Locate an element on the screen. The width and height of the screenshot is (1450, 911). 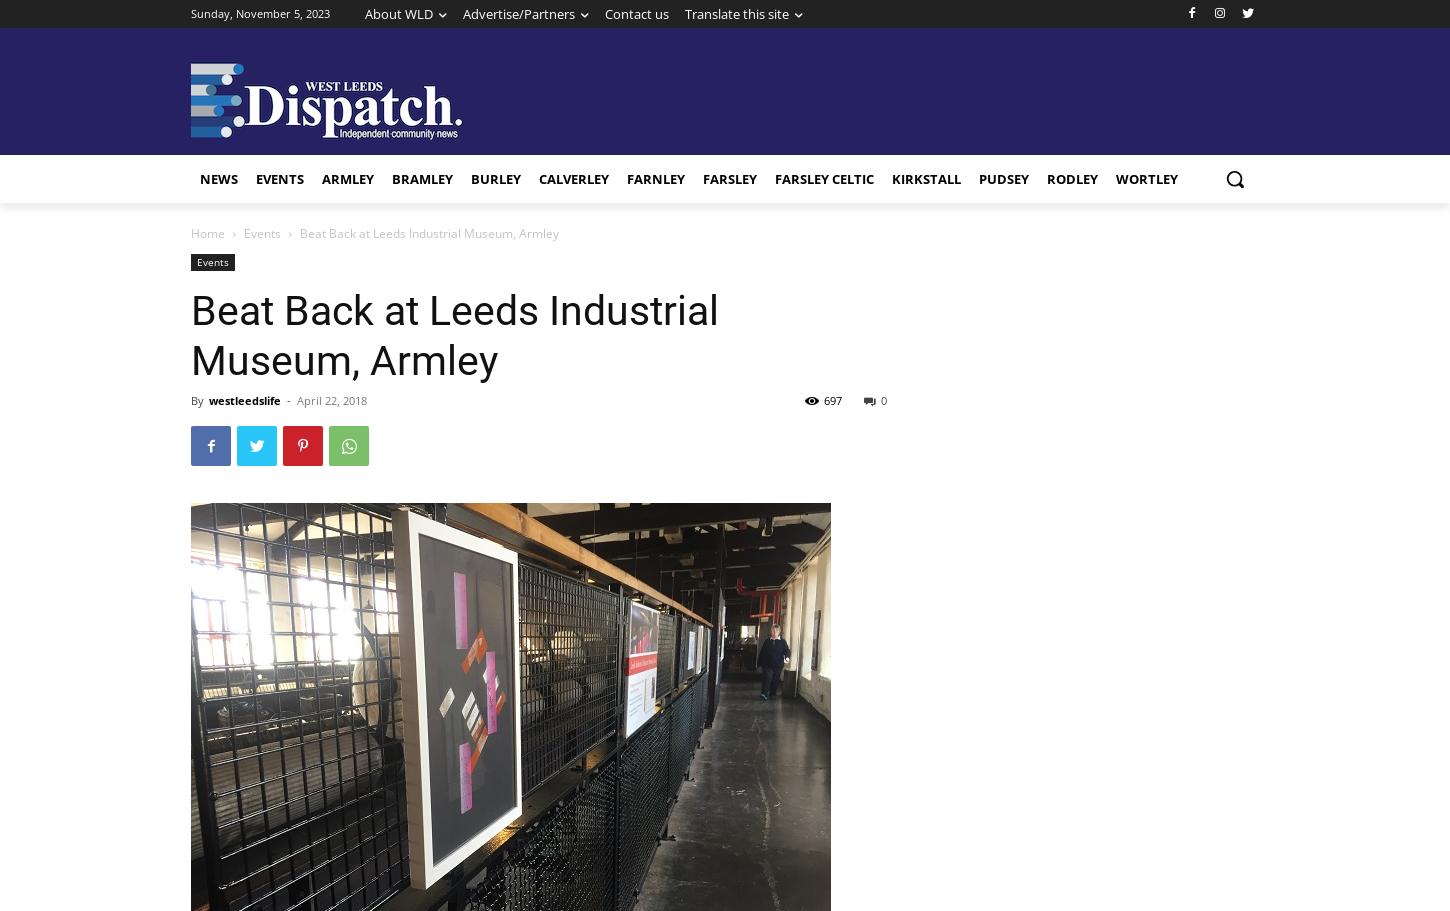
'Kurdish' is located at coordinates (734, 288).